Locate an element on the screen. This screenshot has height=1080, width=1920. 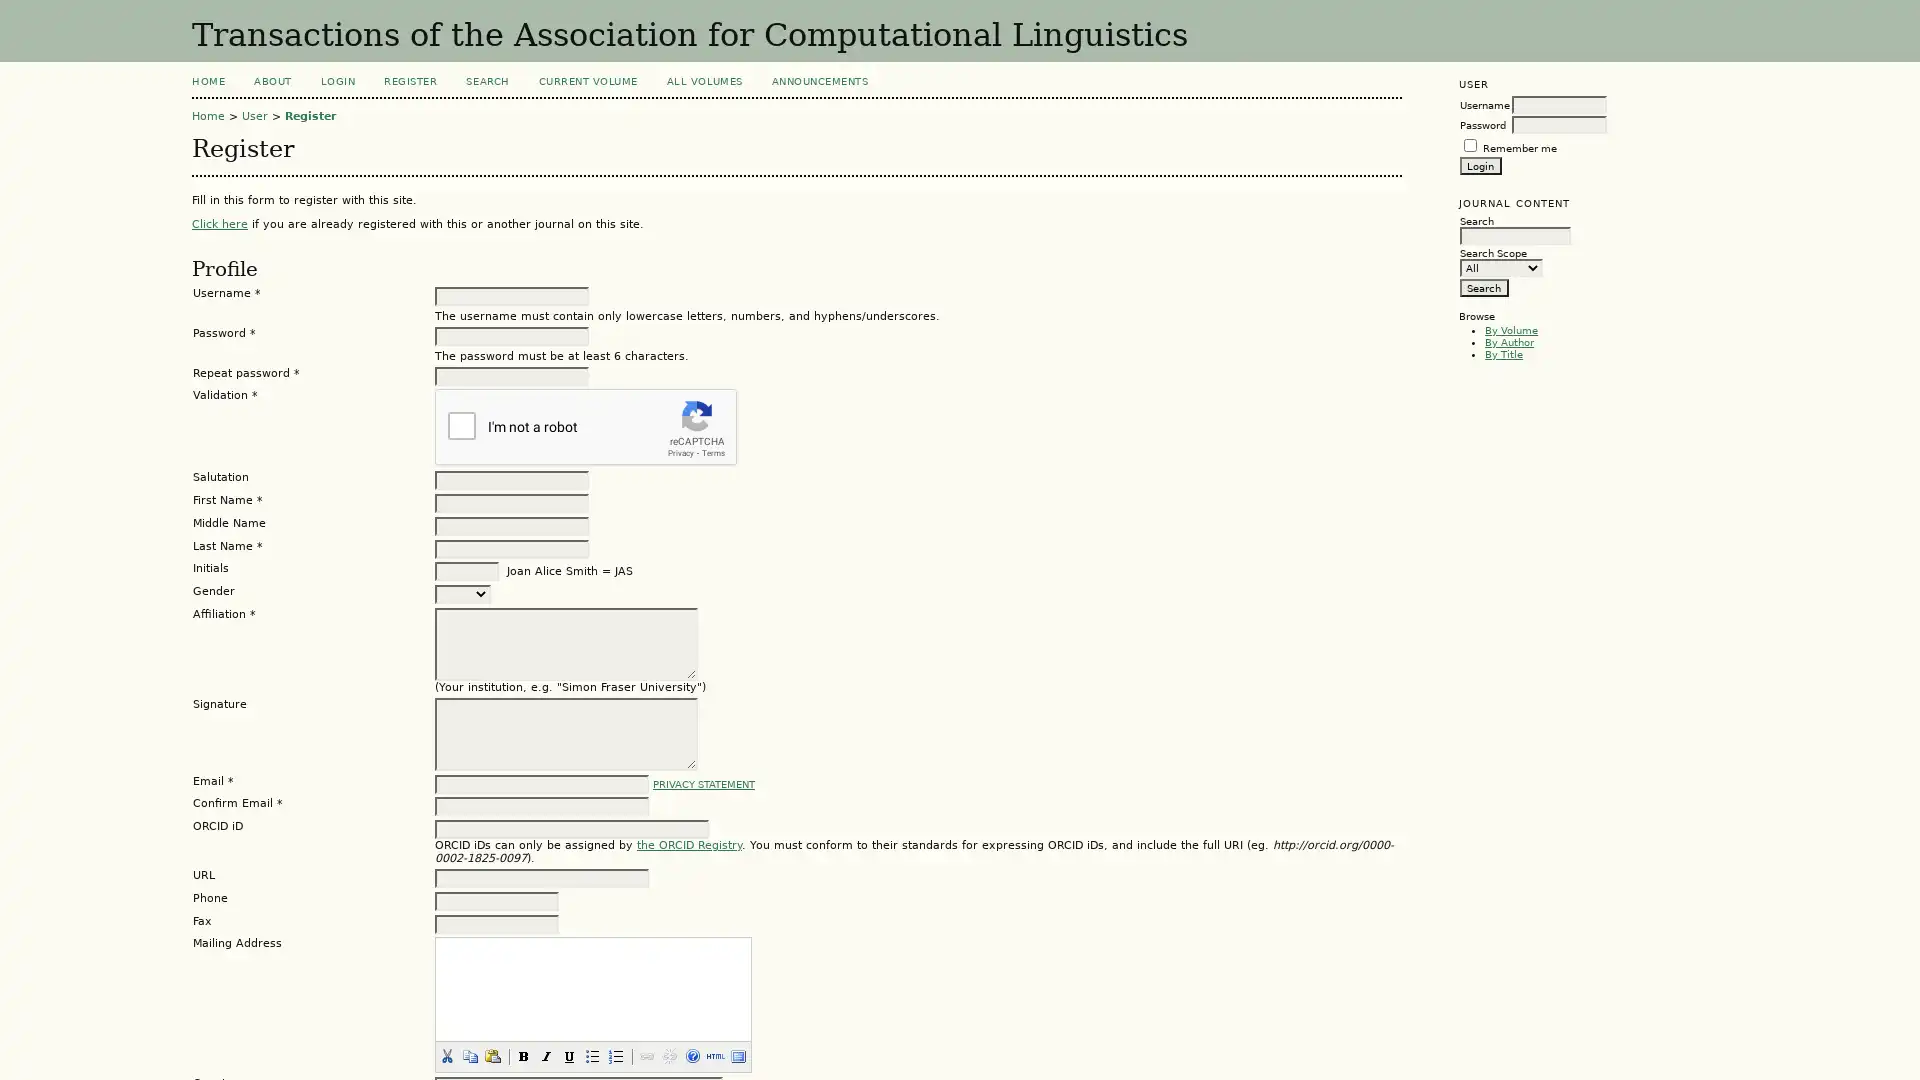
Copy (Ctrl+C) is located at coordinates (468, 1055).